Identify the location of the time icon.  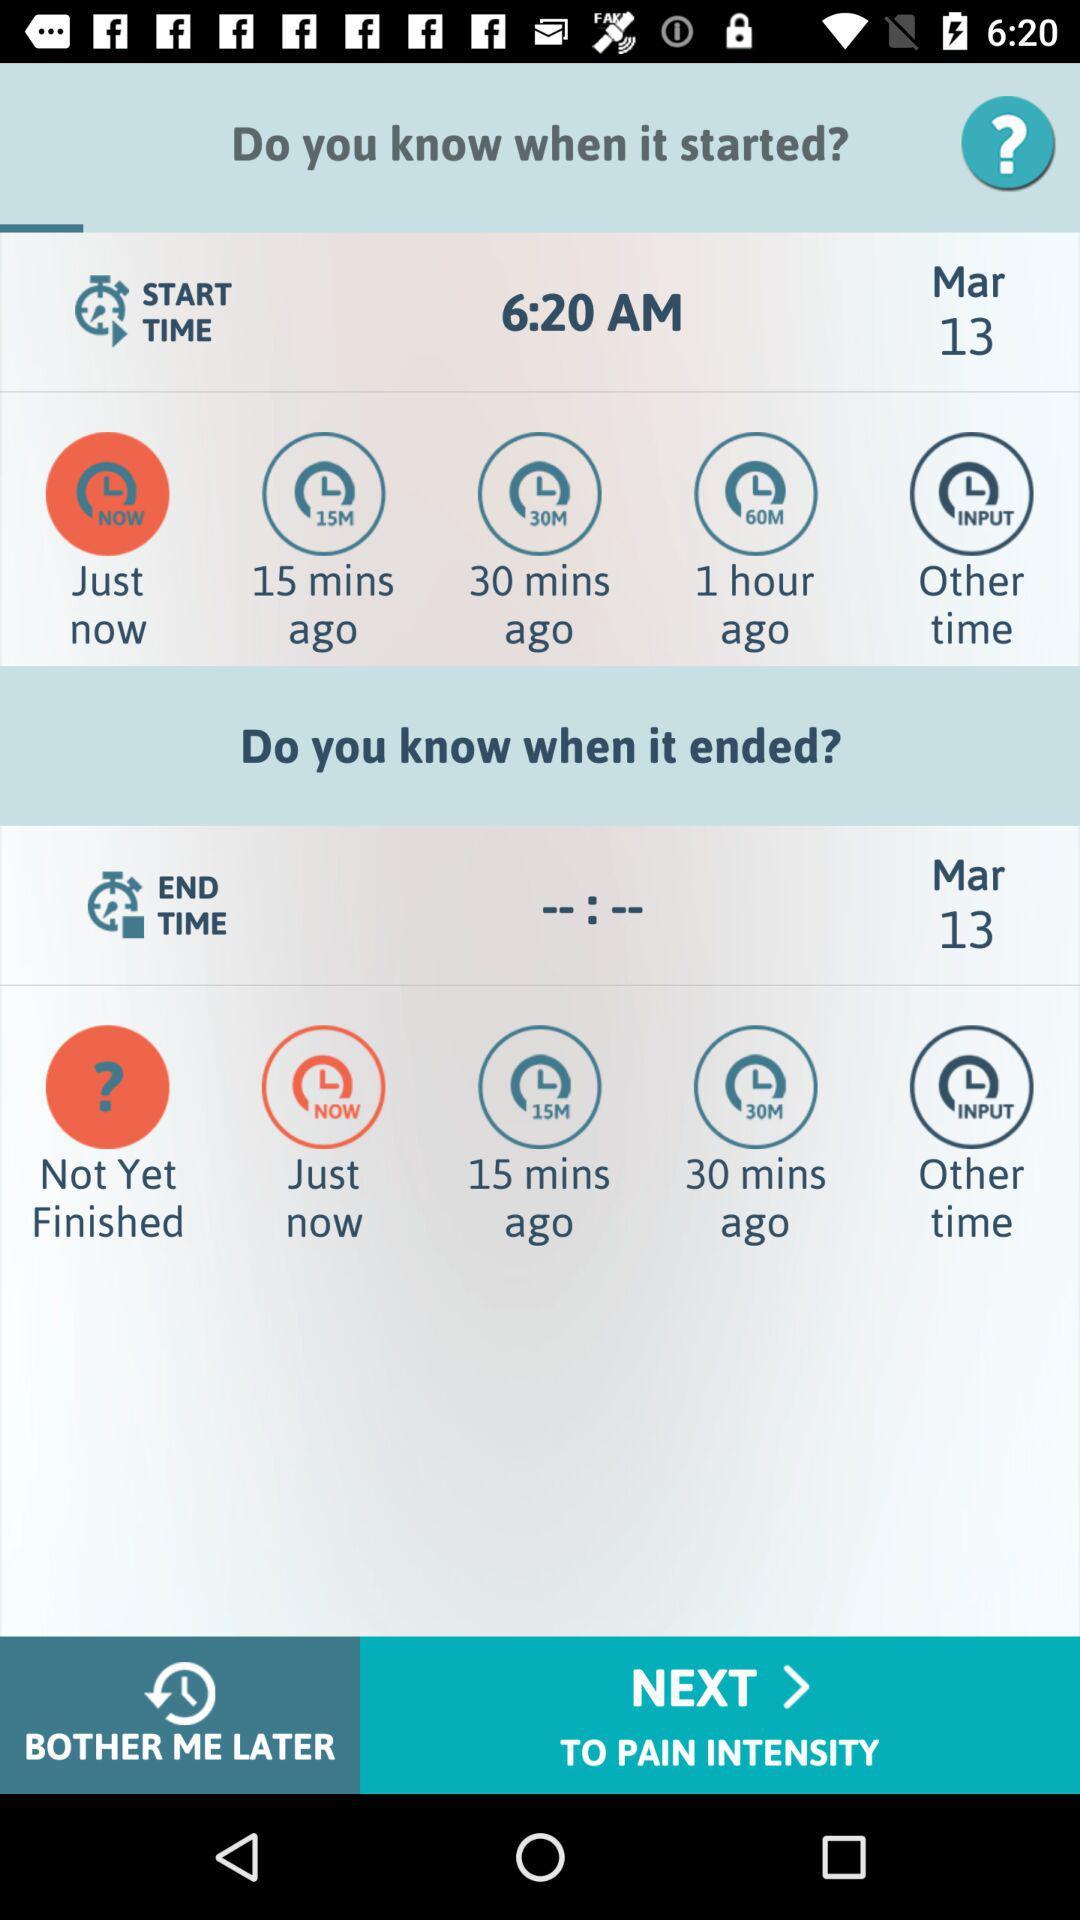
(970, 1086).